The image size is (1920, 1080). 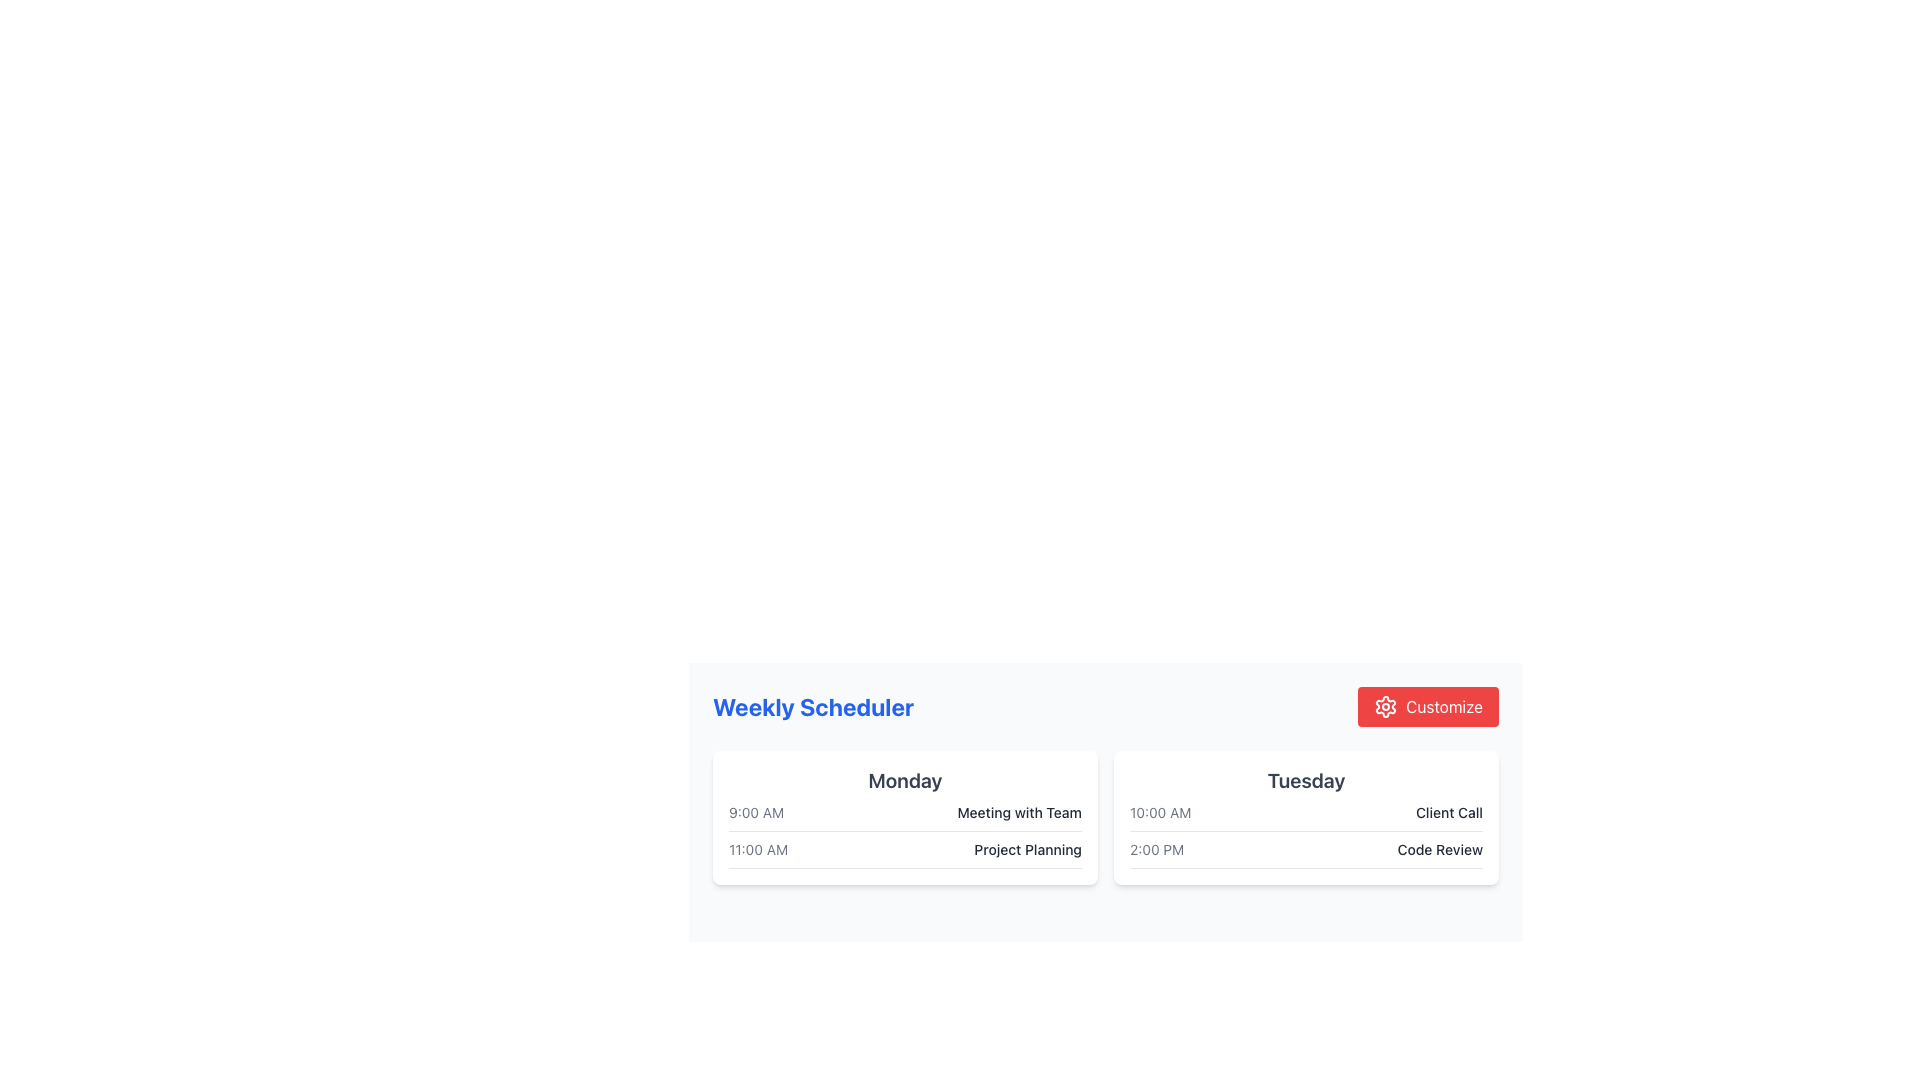 I want to click on the scheduled event titled 'Project Planning' set for 11:00 AM, which is the second entry under Monday in the weekly schedule, so click(x=904, y=850).